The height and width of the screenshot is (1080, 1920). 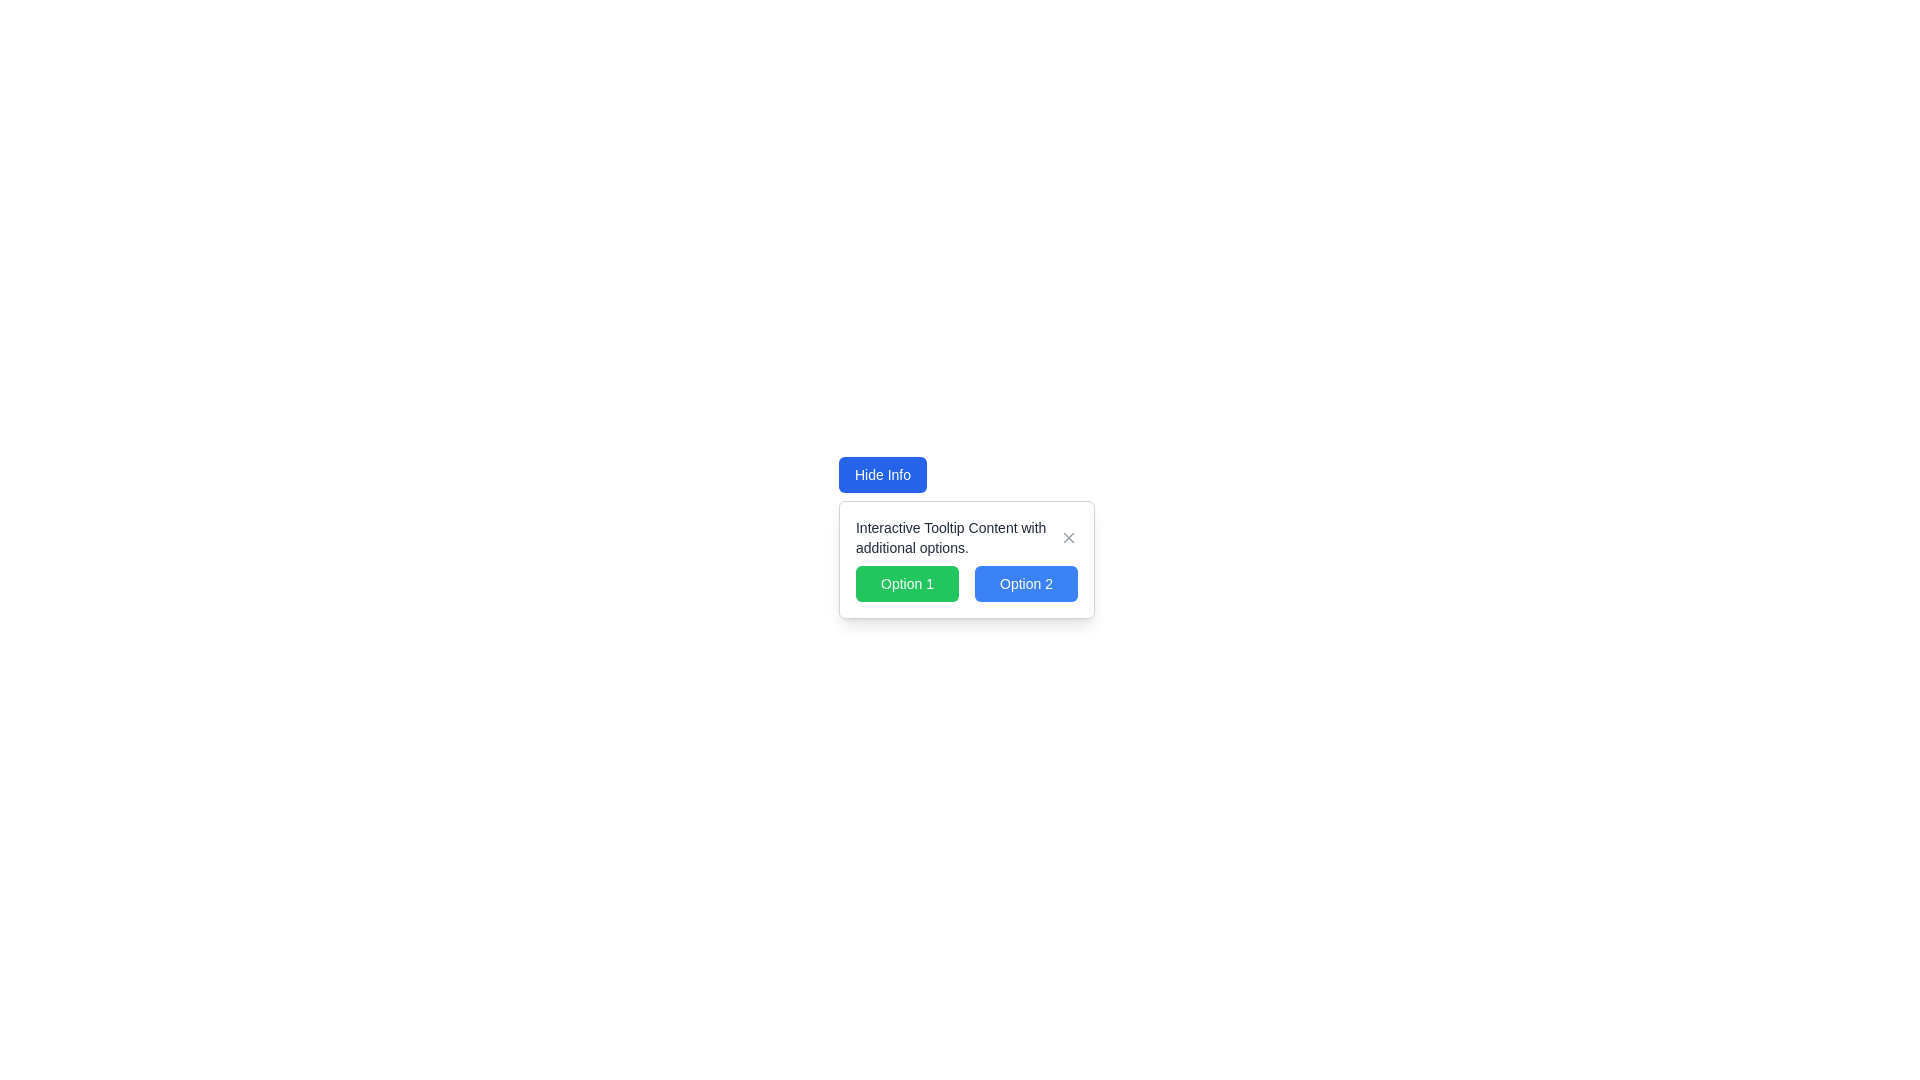 What do you see at coordinates (956, 536) in the screenshot?
I see `the Text Label that provides descriptive content, positioned to the left of a small interactive icon and above the buttons labeled 'Option 1' and 'Option 2'` at bounding box center [956, 536].